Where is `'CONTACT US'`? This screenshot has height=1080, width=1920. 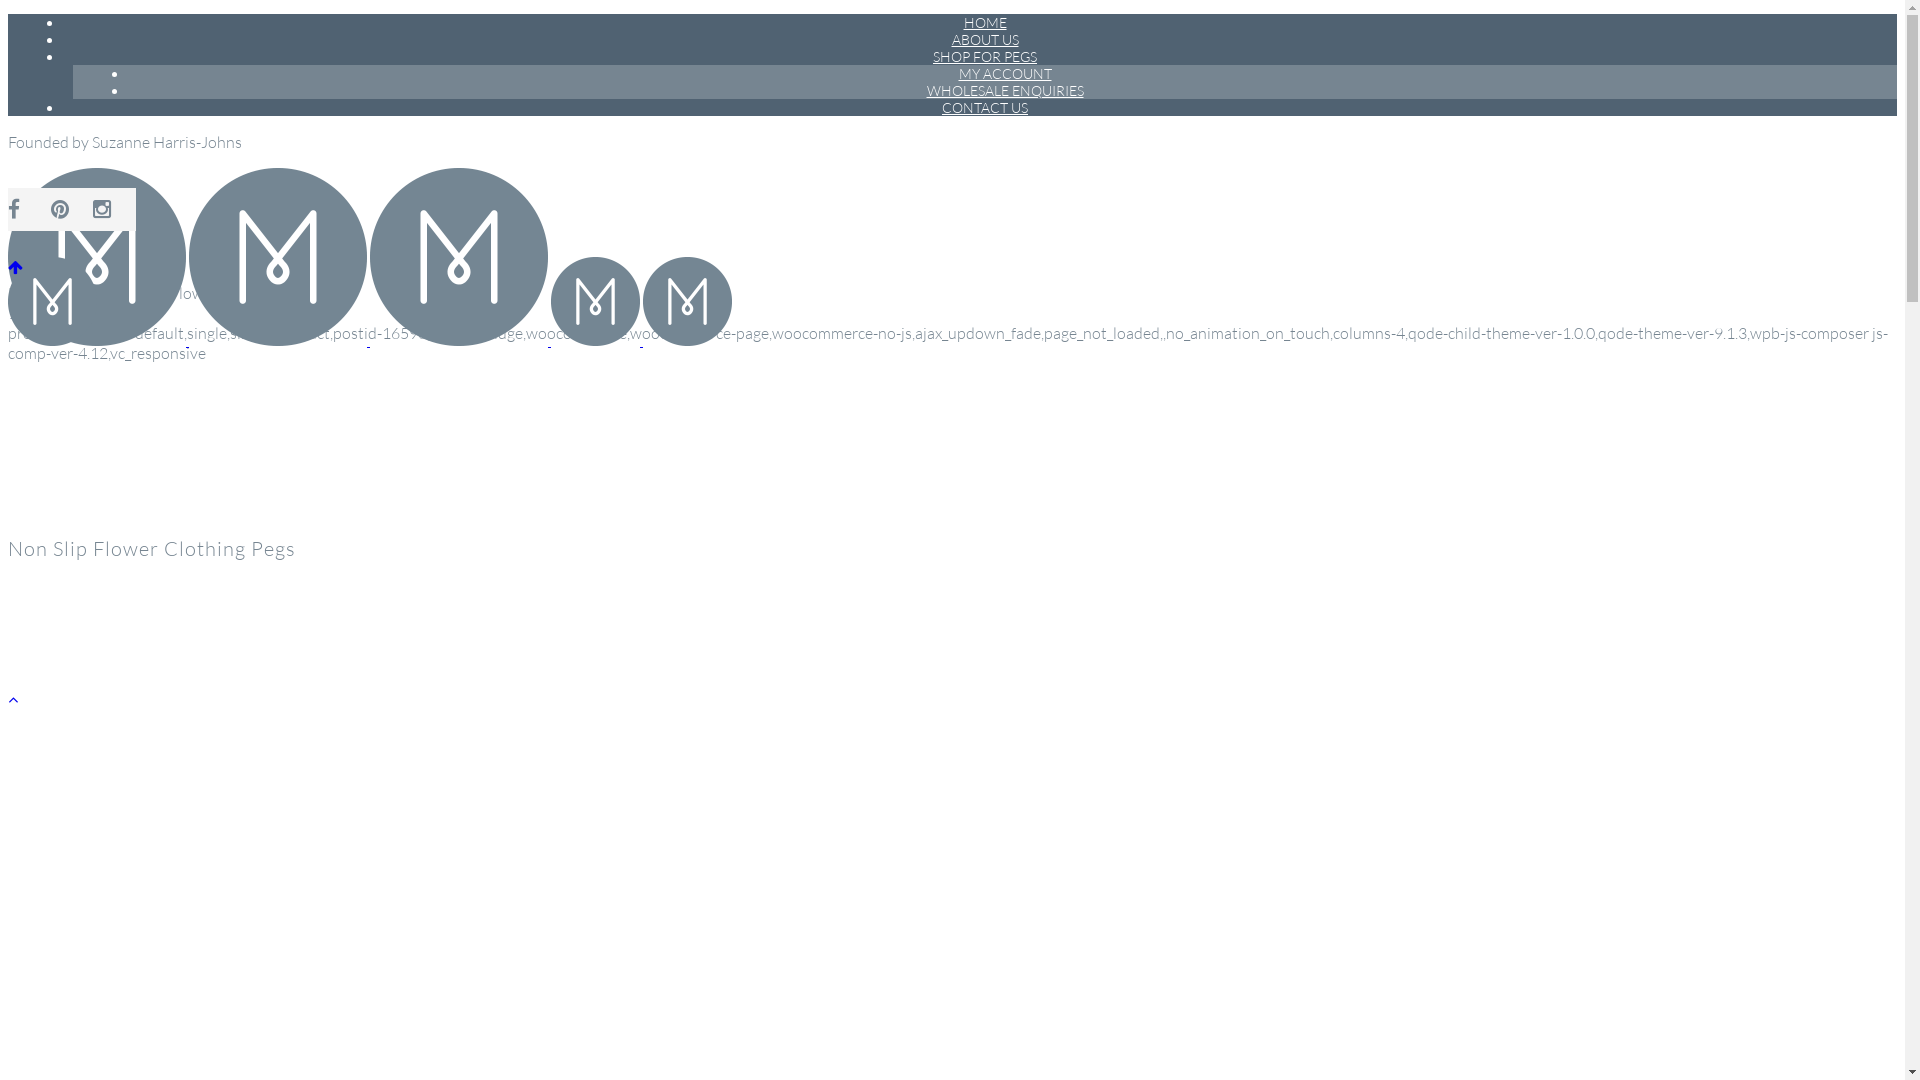
'CONTACT US' is located at coordinates (984, 107).